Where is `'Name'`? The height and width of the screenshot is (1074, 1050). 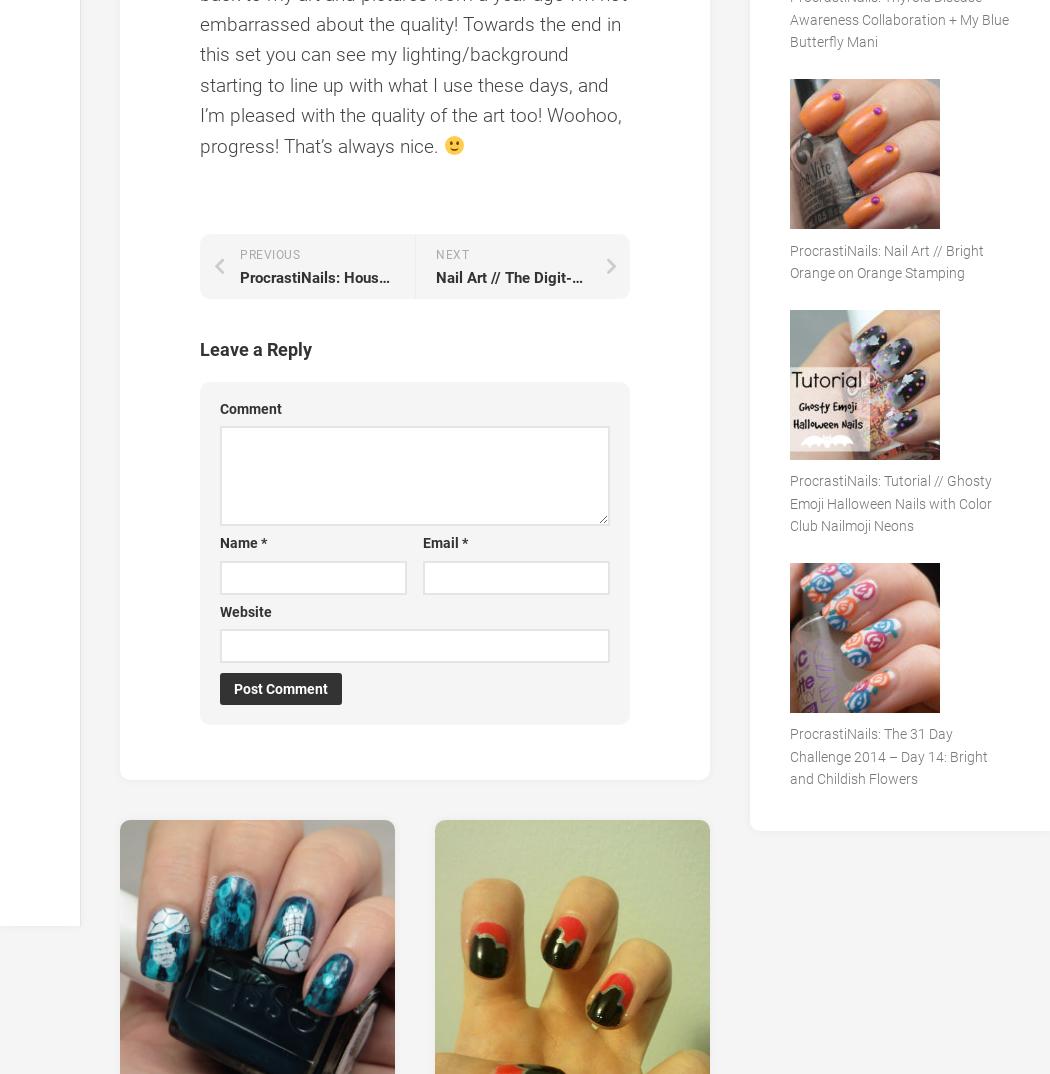 'Name' is located at coordinates (240, 542).